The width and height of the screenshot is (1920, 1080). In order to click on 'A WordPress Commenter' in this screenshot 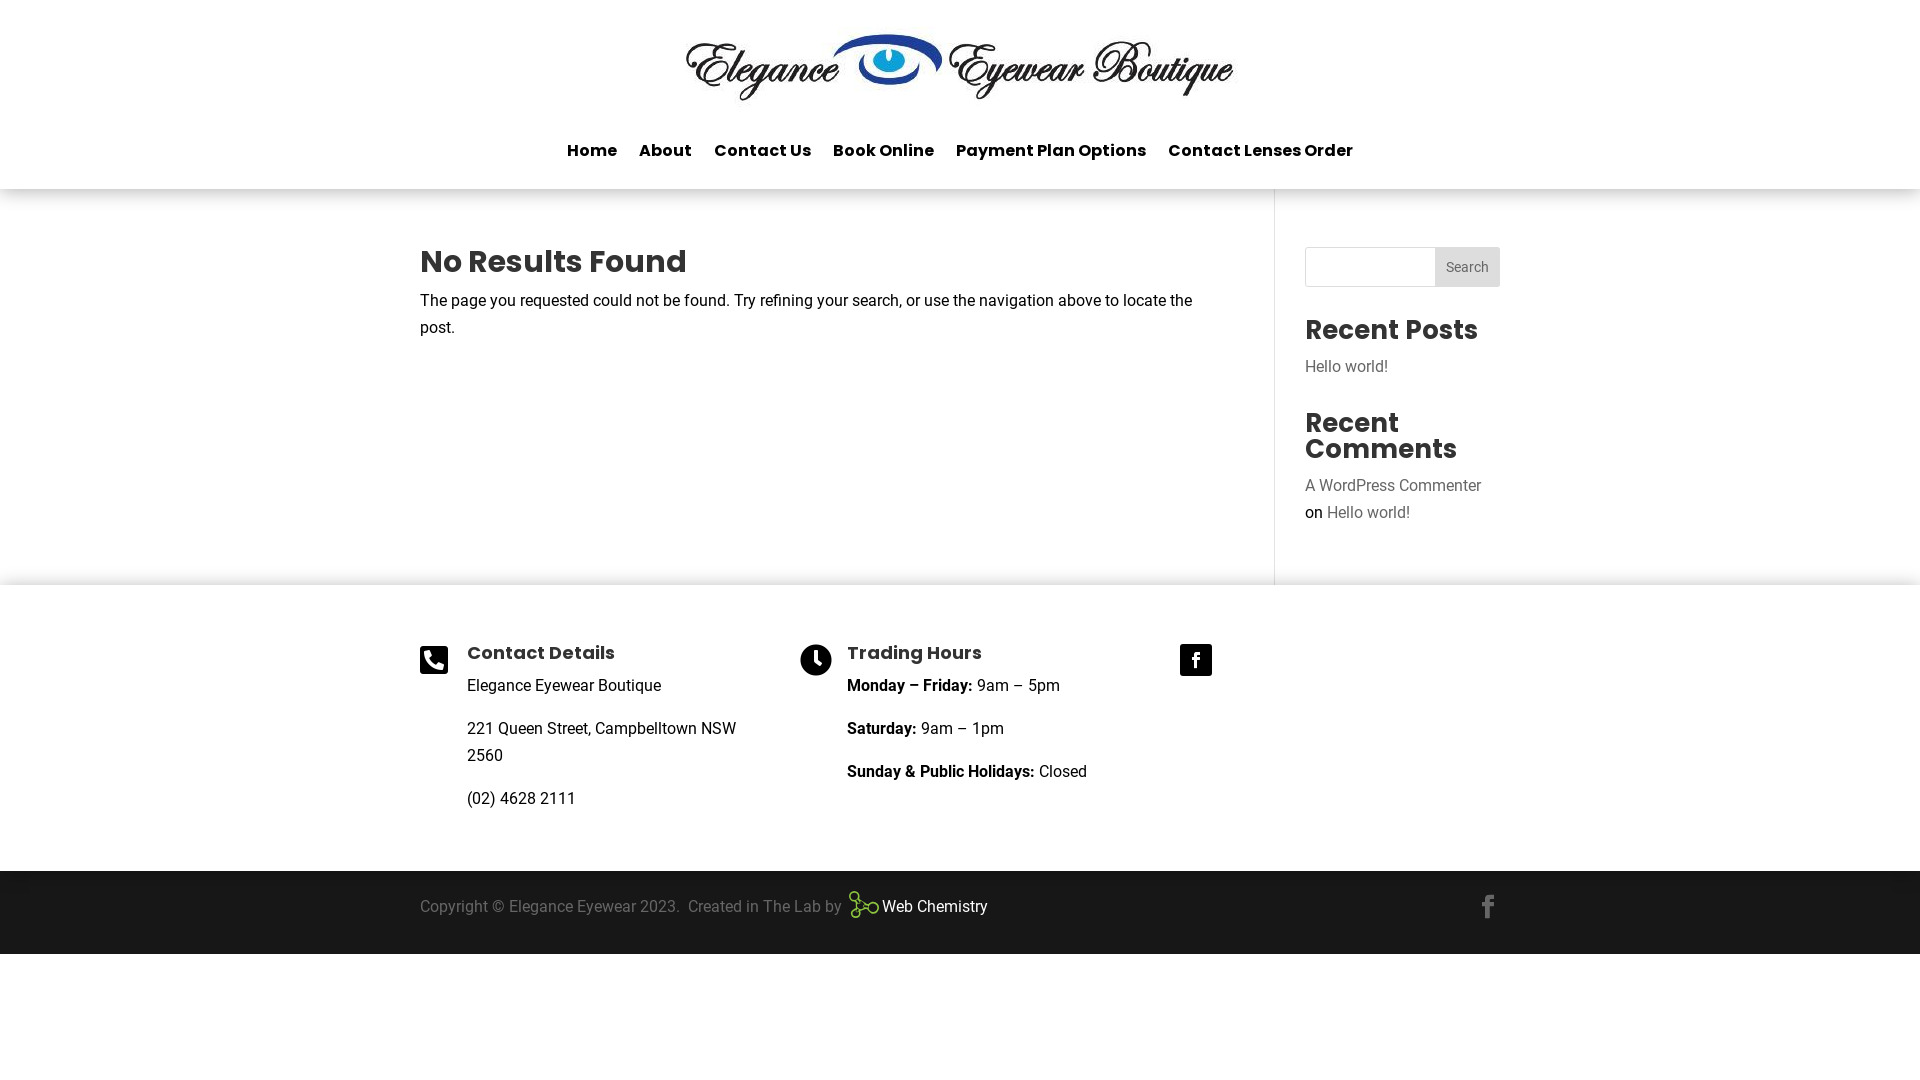, I will do `click(1391, 485)`.